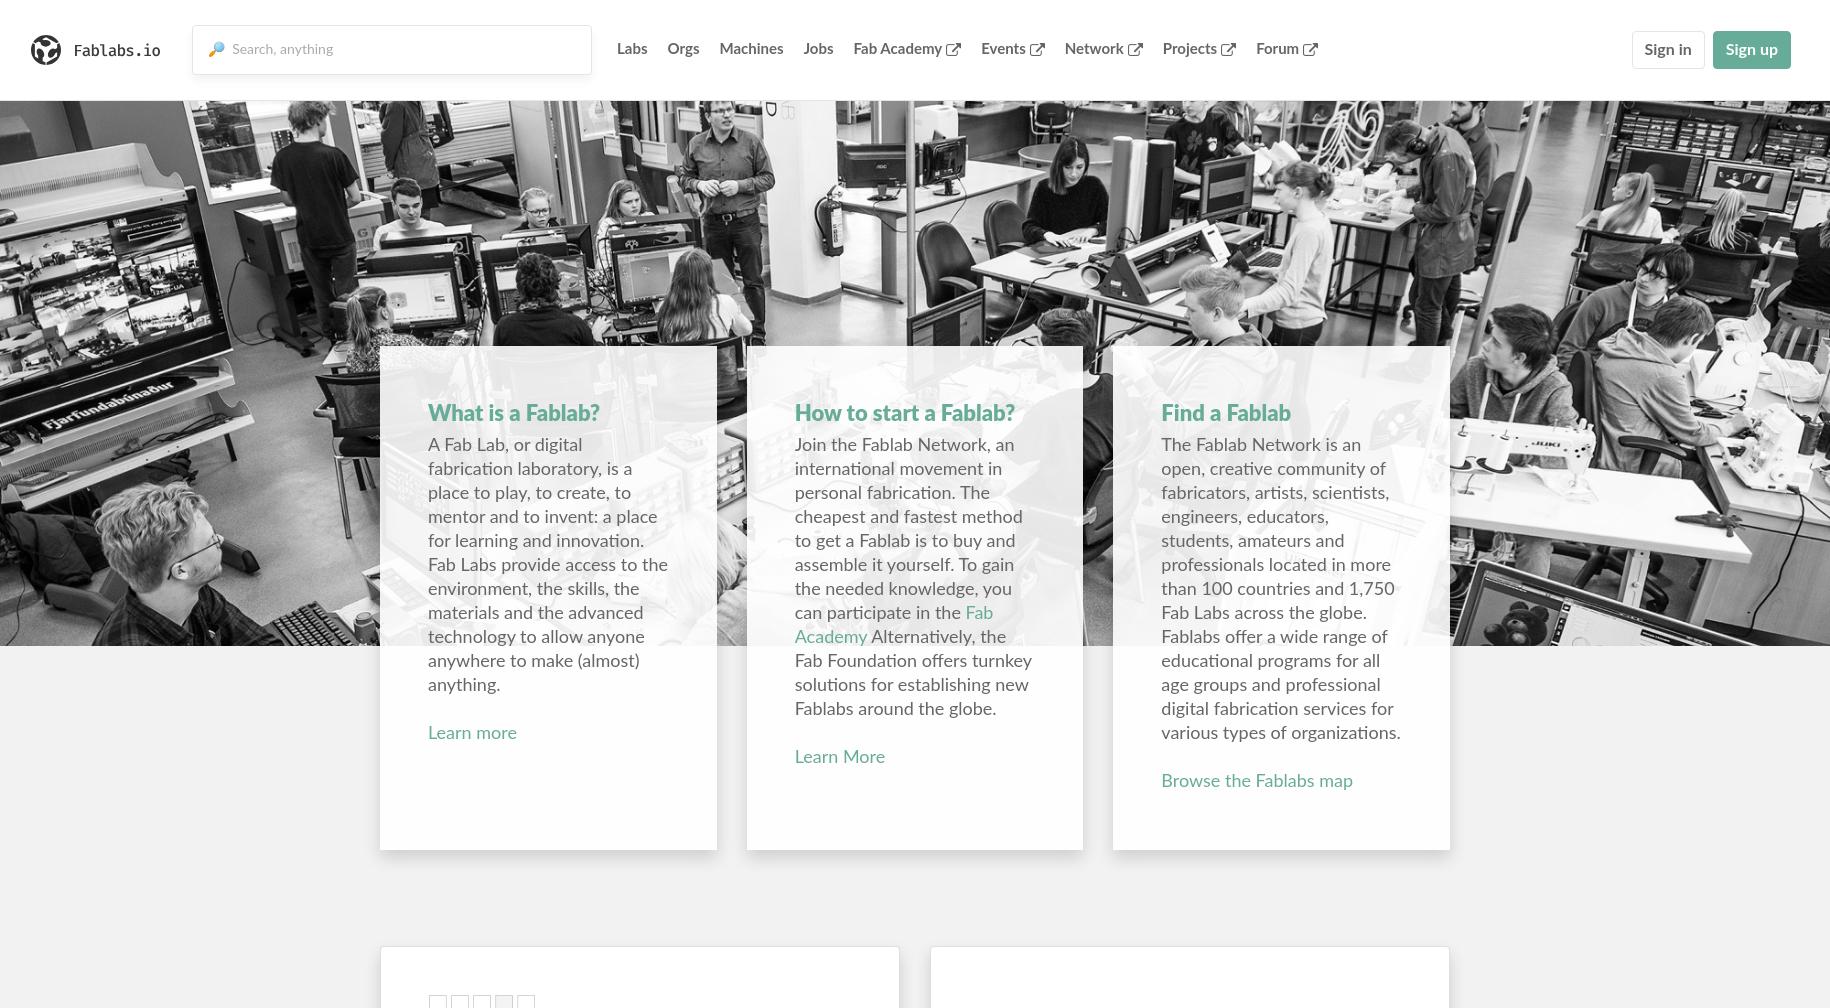 Image resolution: width=1830 pixels, height=1008 pixels. I want to click on 'Join the Fablab Network, an international movement in personal fabrication. The cheapest and fastest method to get a Fablab is to buy and assemble it yourself. To gain the needed knowledge, you can participate in the', so click(908, 530).